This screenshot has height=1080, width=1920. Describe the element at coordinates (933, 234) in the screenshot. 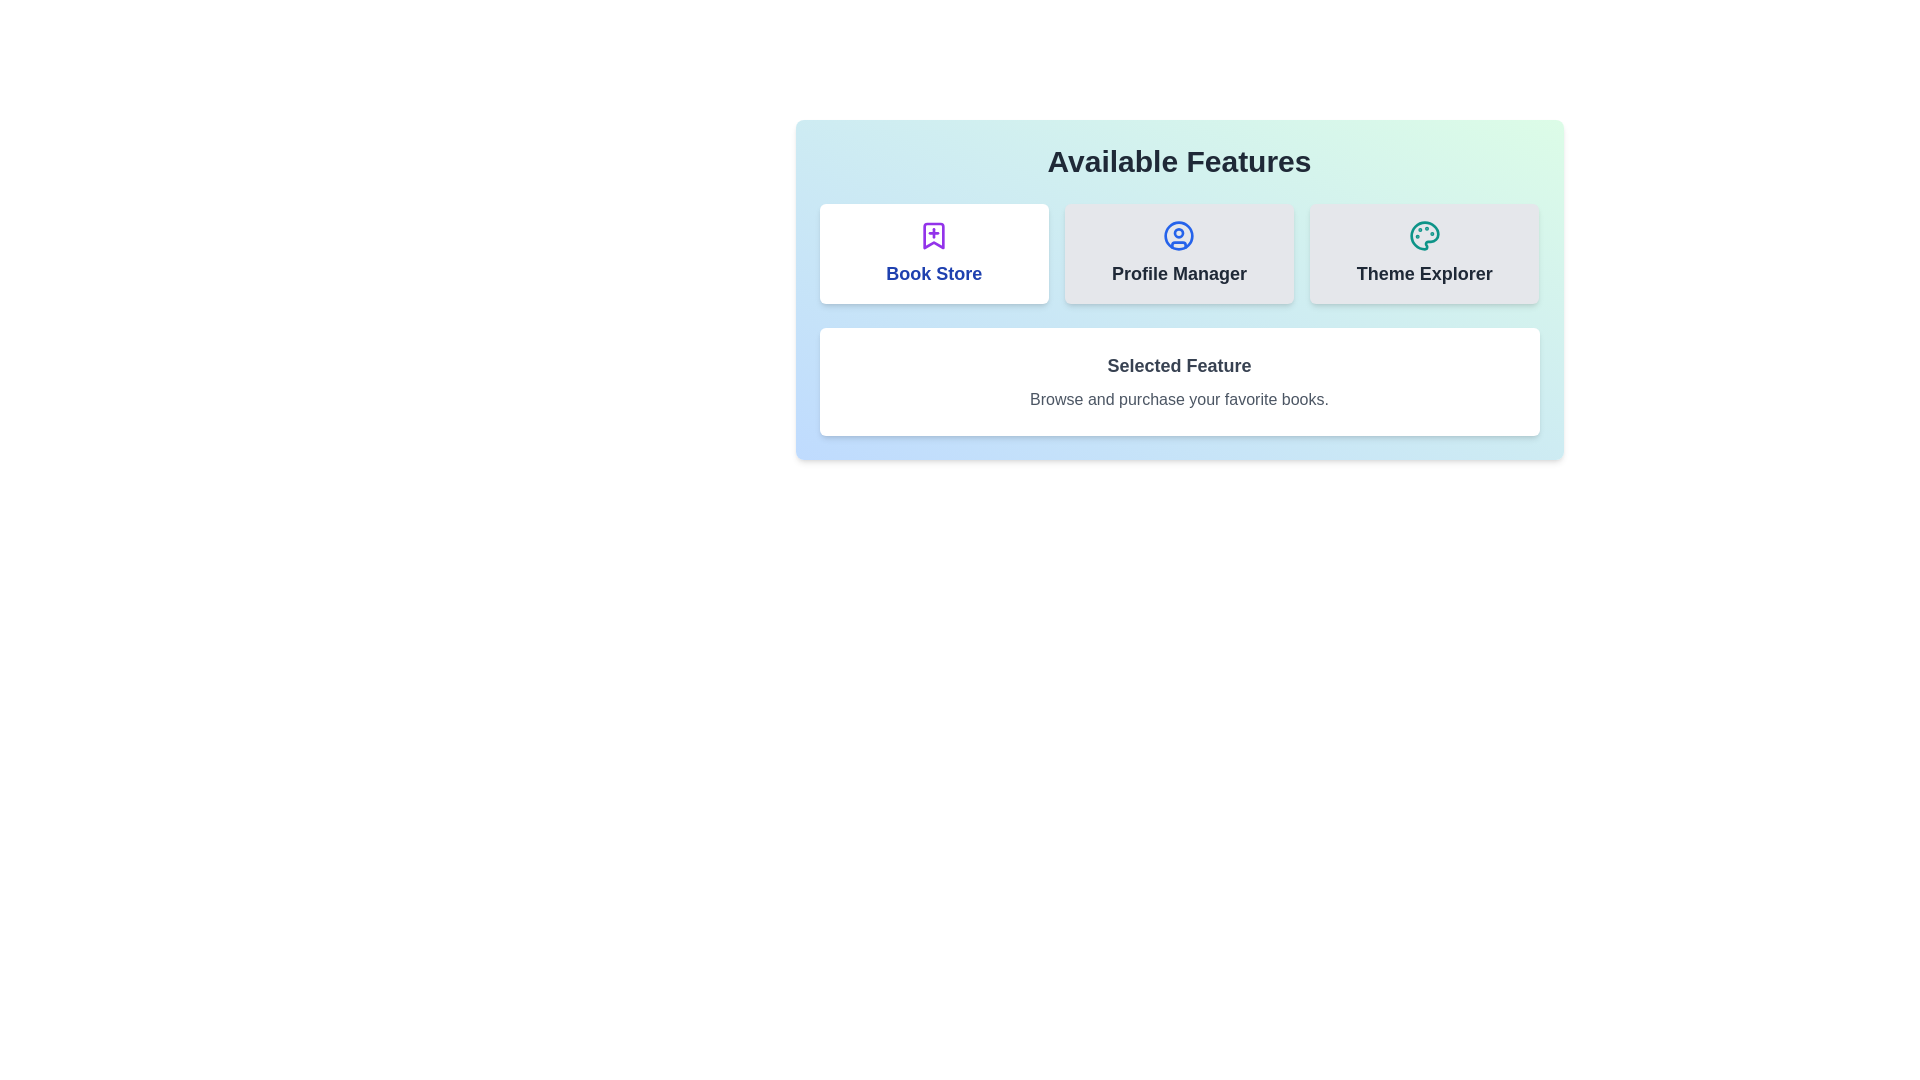

I see `on the 'Book Store' icon located at the top-center of the 'Book Store' card under the 'Available Features' header` at that location.